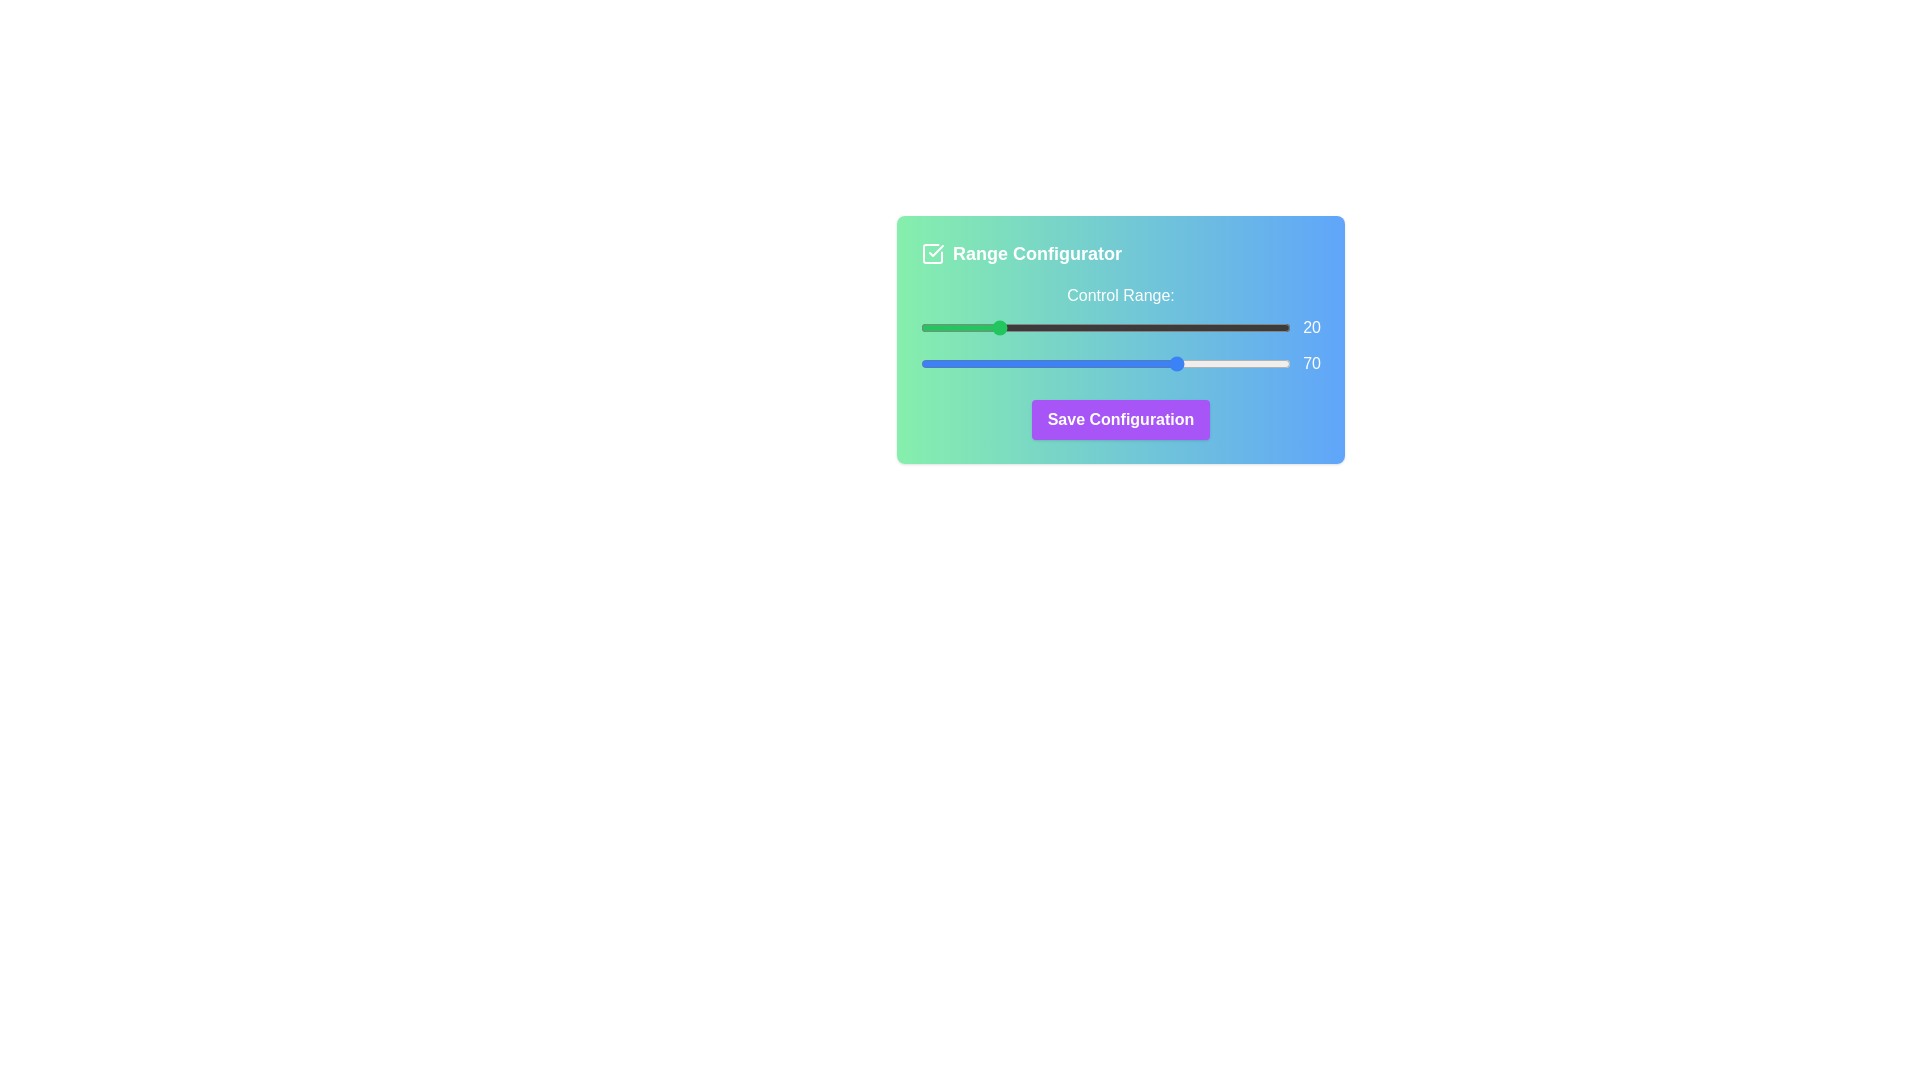  What do you see at coordinates (1121, 419) in the screenshot?
I see `the 'Save Configuration' button to observe hover effects` at bounding box center [1121, 419].